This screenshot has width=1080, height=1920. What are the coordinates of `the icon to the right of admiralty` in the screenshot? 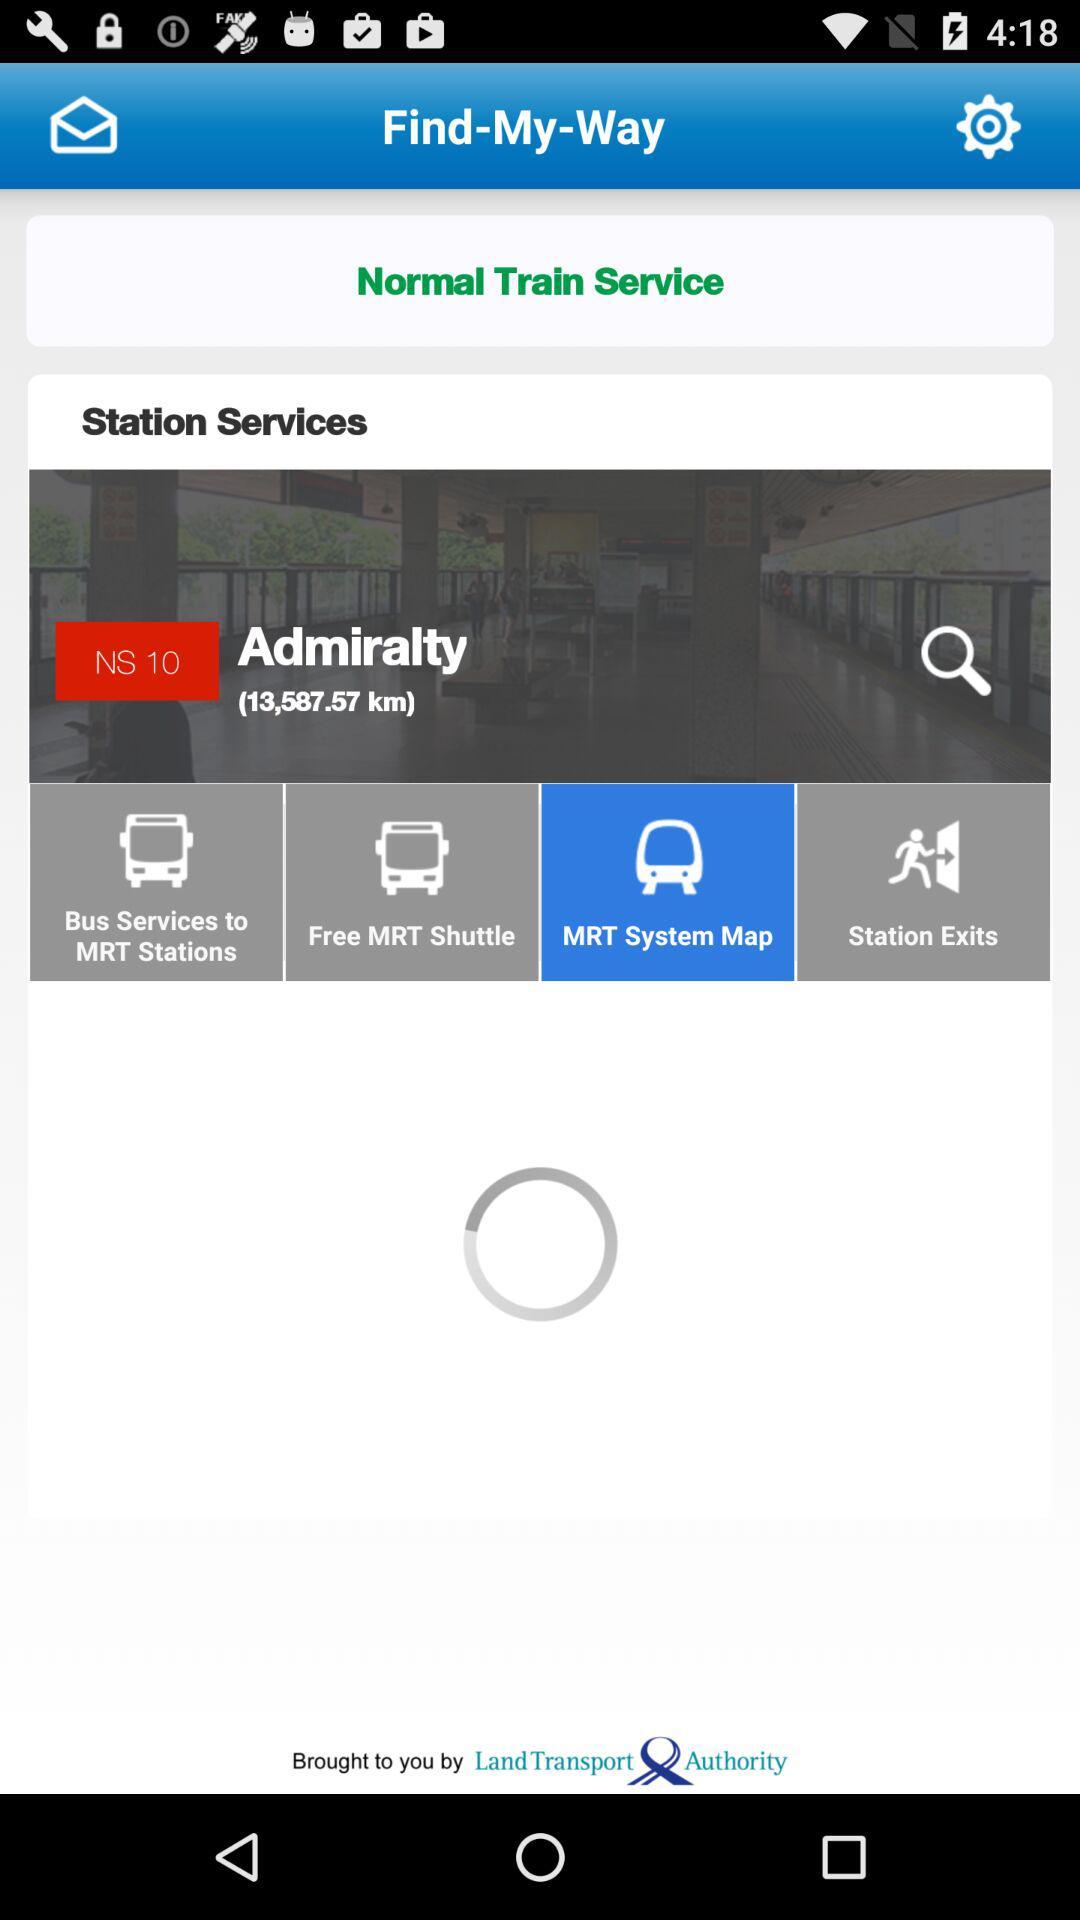 It's located at (954, 661).